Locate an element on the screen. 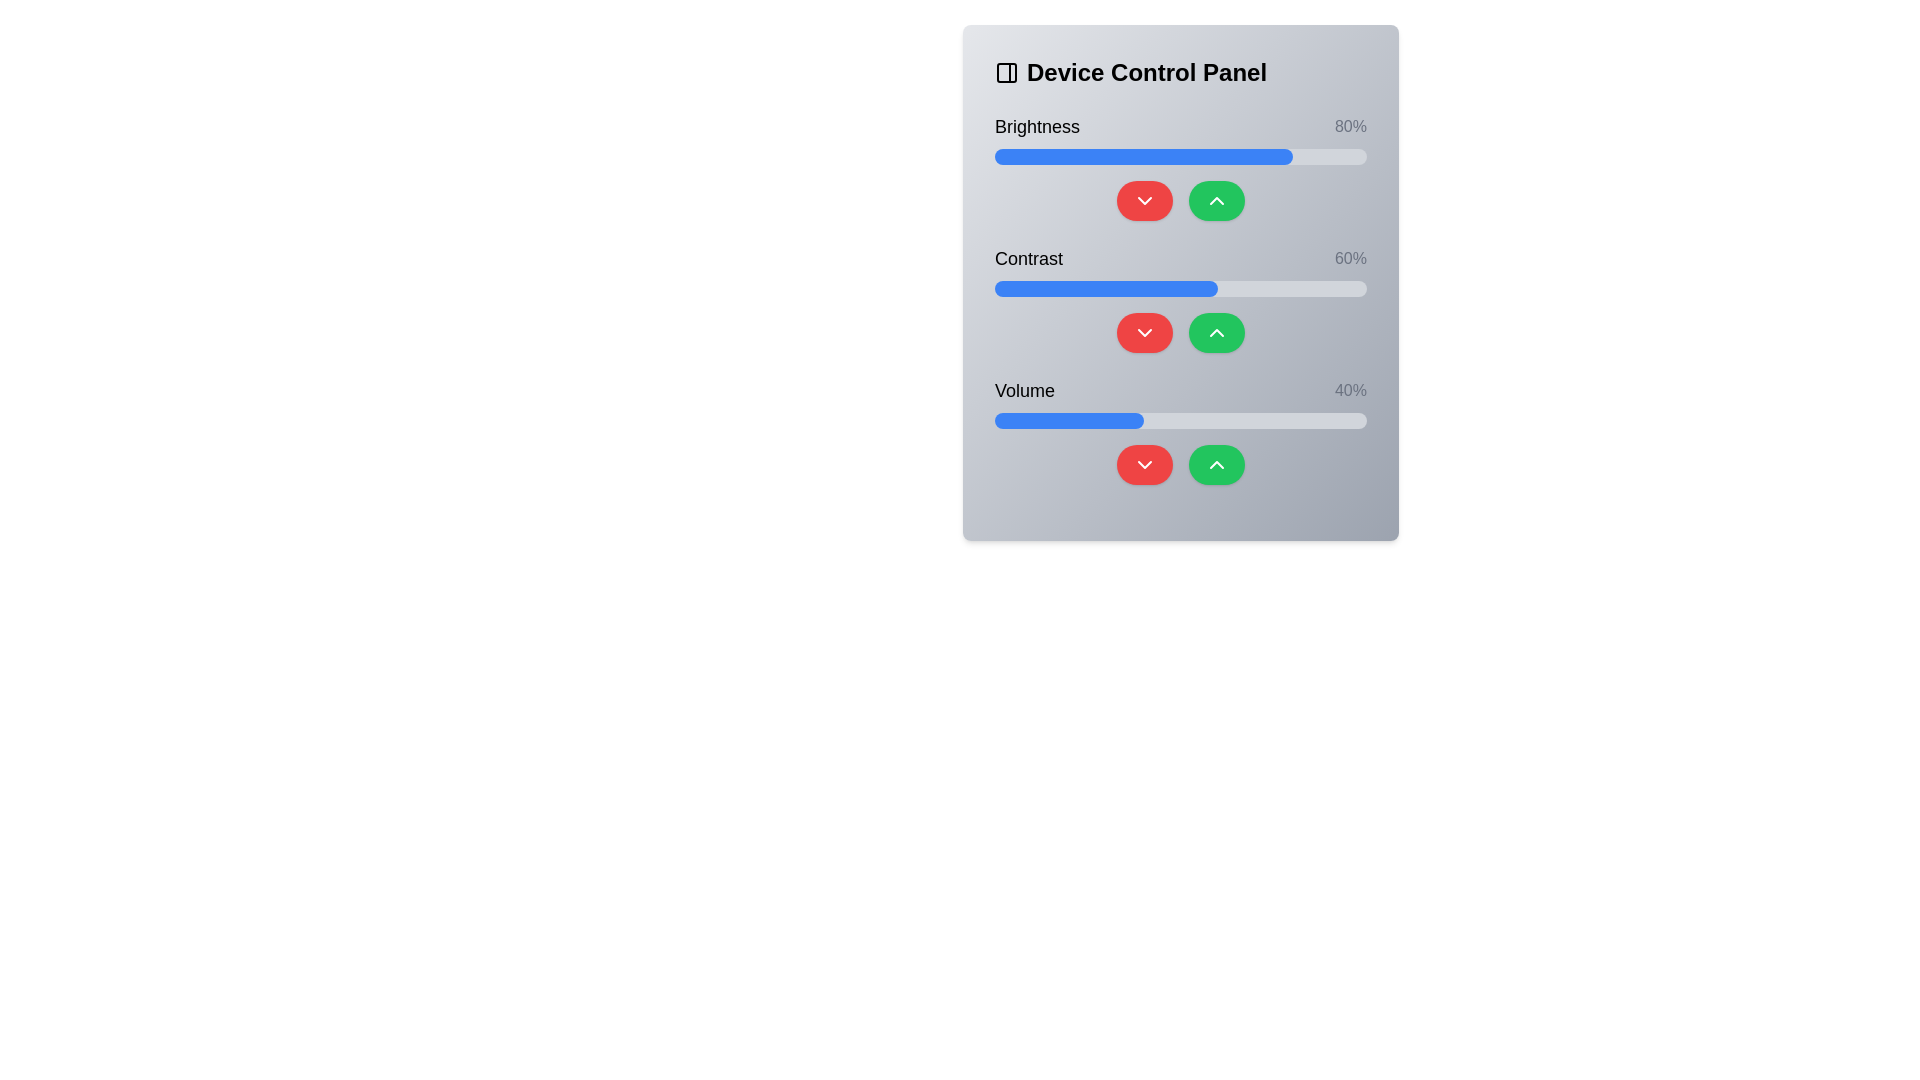 Image resolution: width=1920 pixels, height=1080 pixels. the Progress bar labeled 'Contrast 60%' which is a horizontal bar with a blue portion indicating 60% progress is located at coordinates (1180, 289).